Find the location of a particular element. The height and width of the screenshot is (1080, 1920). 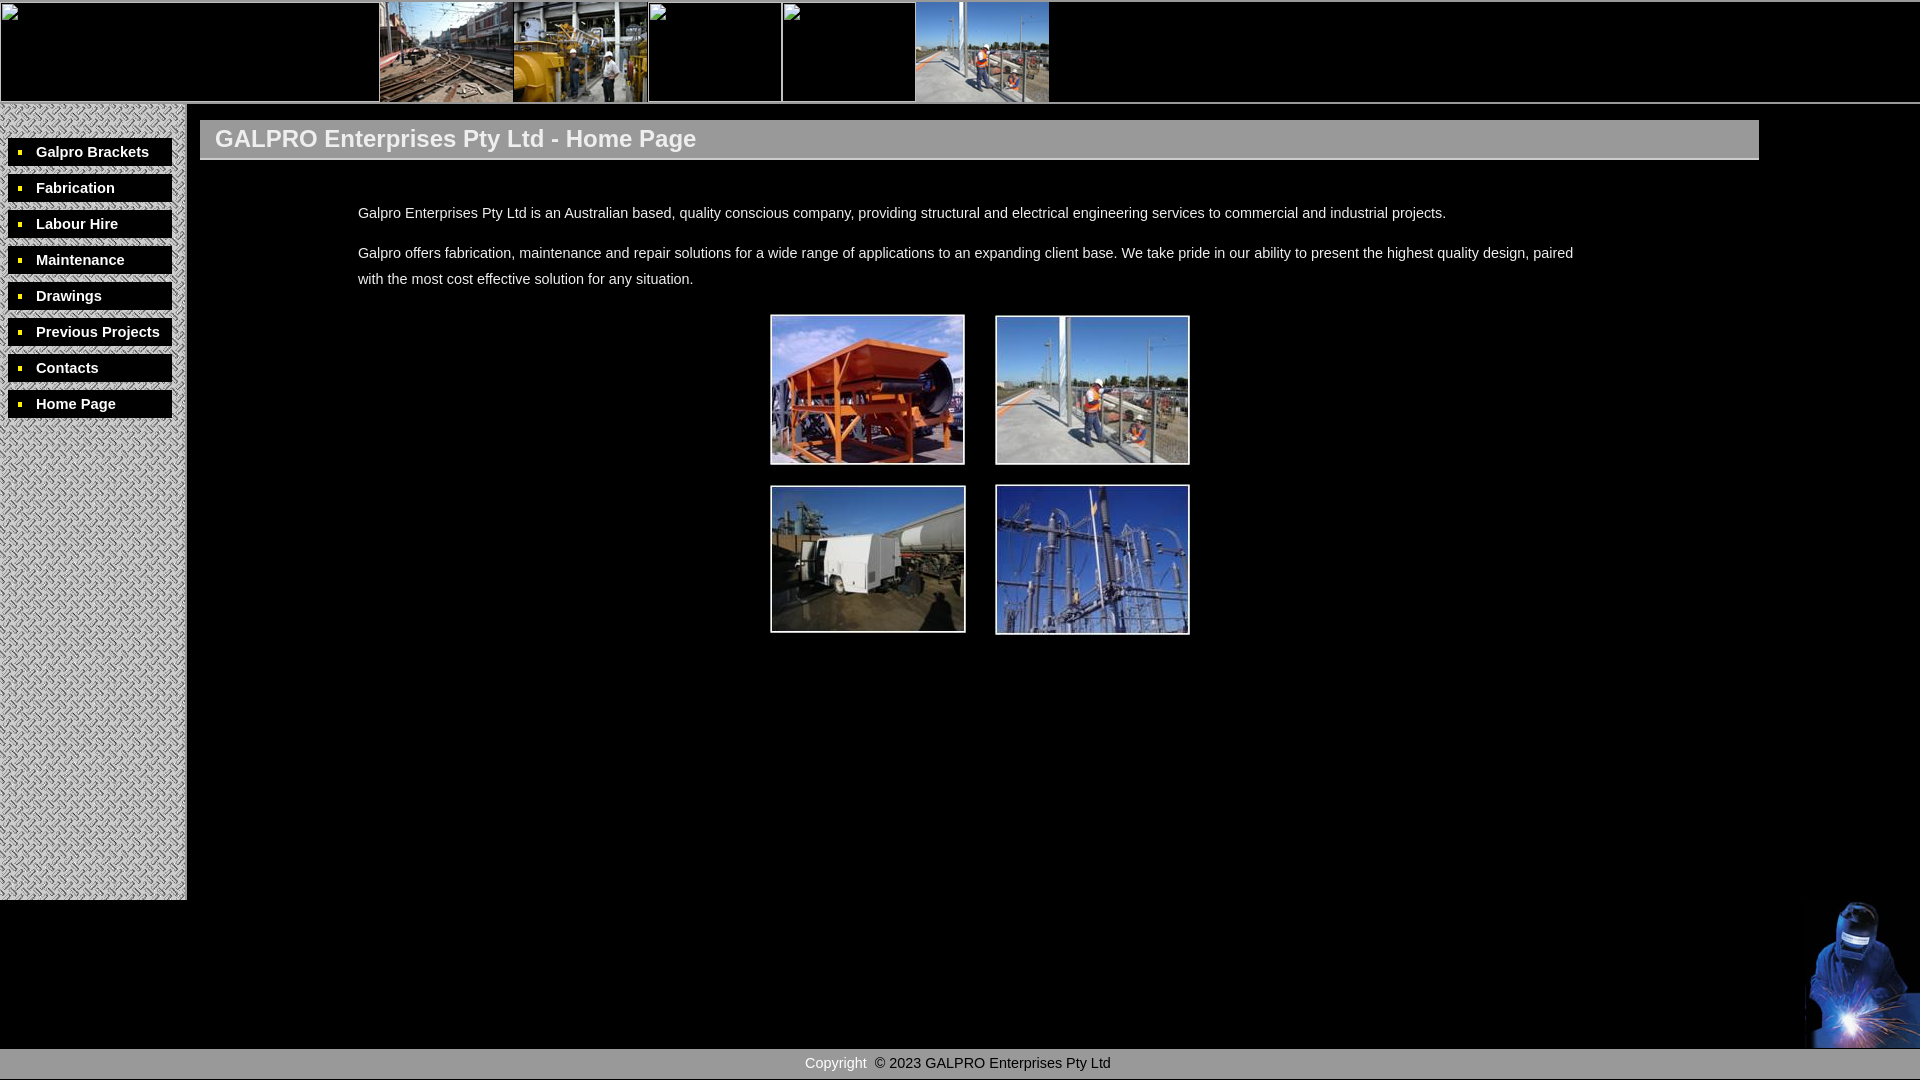

'Galpro Brackets' is located at coordinates (89, 150).